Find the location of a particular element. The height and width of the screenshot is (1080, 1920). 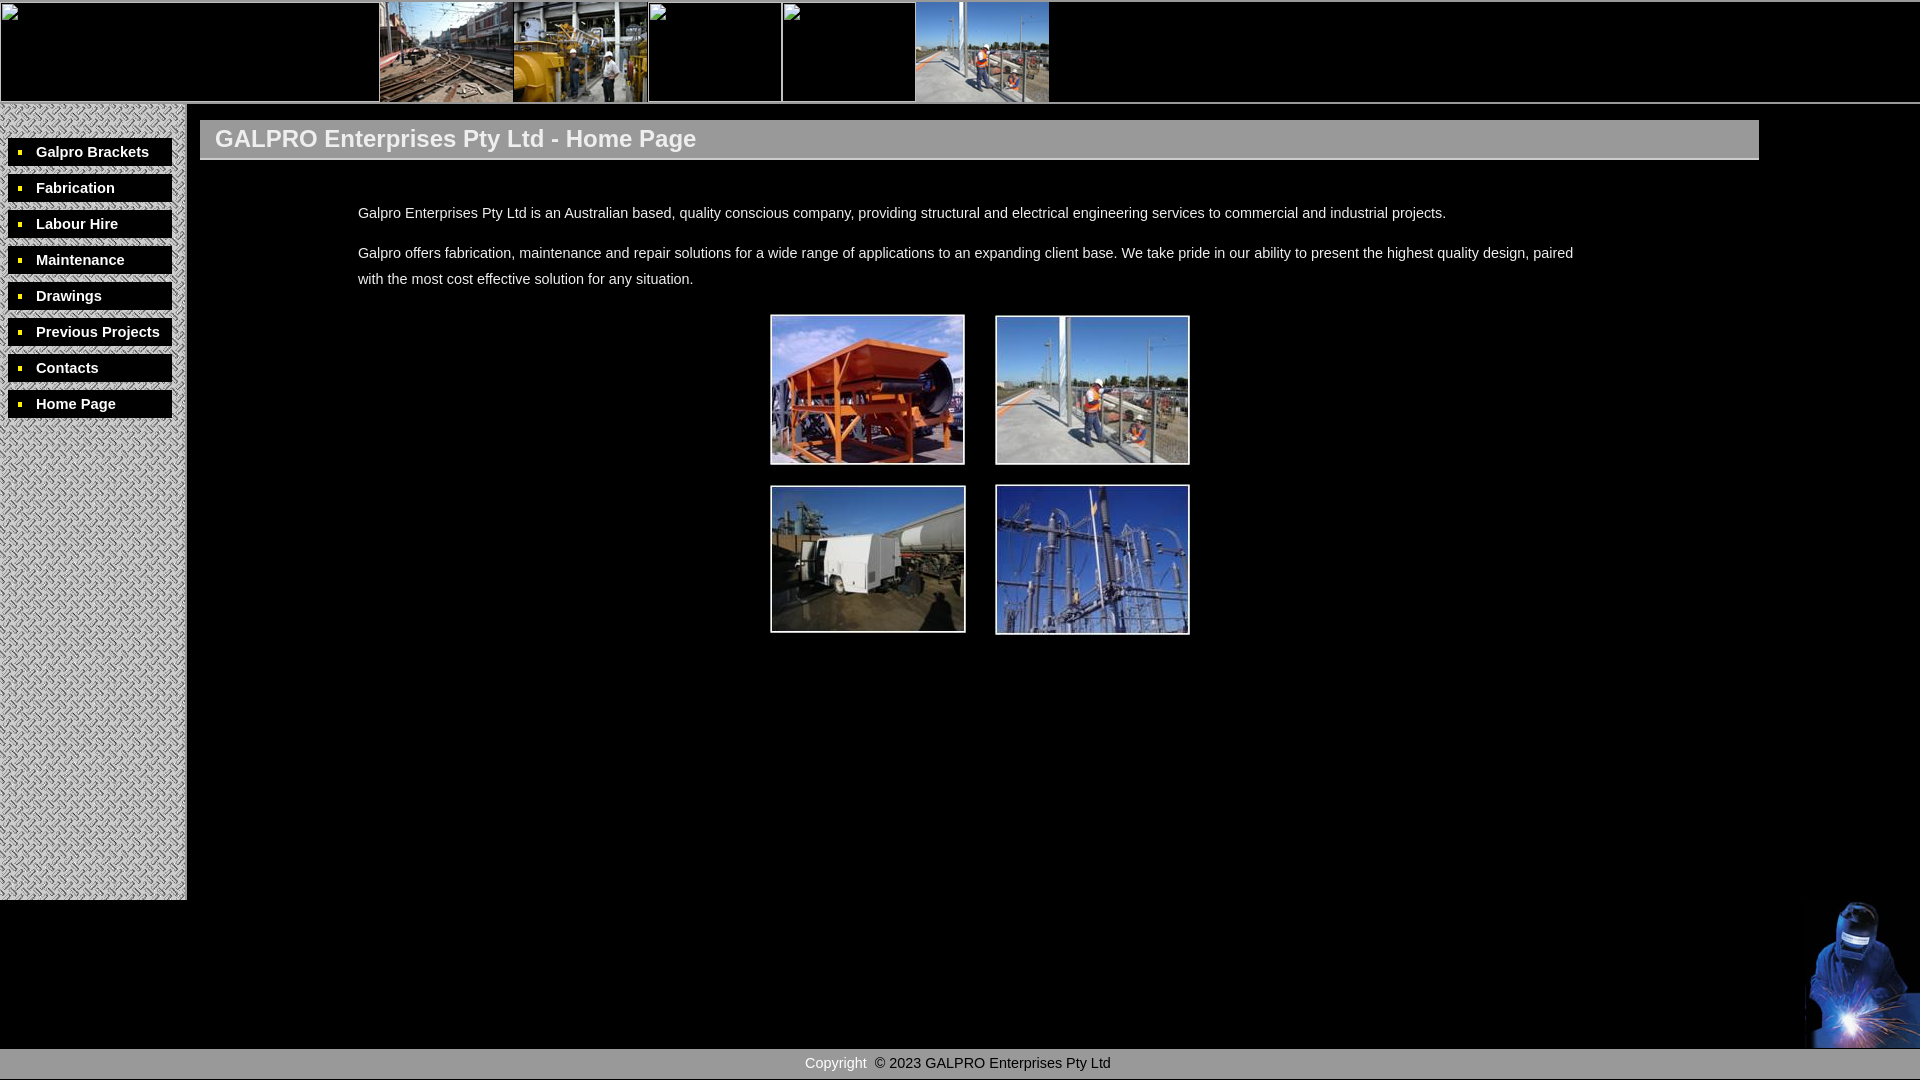

'Galpro Brackets' is located at coordinates (89, 150).